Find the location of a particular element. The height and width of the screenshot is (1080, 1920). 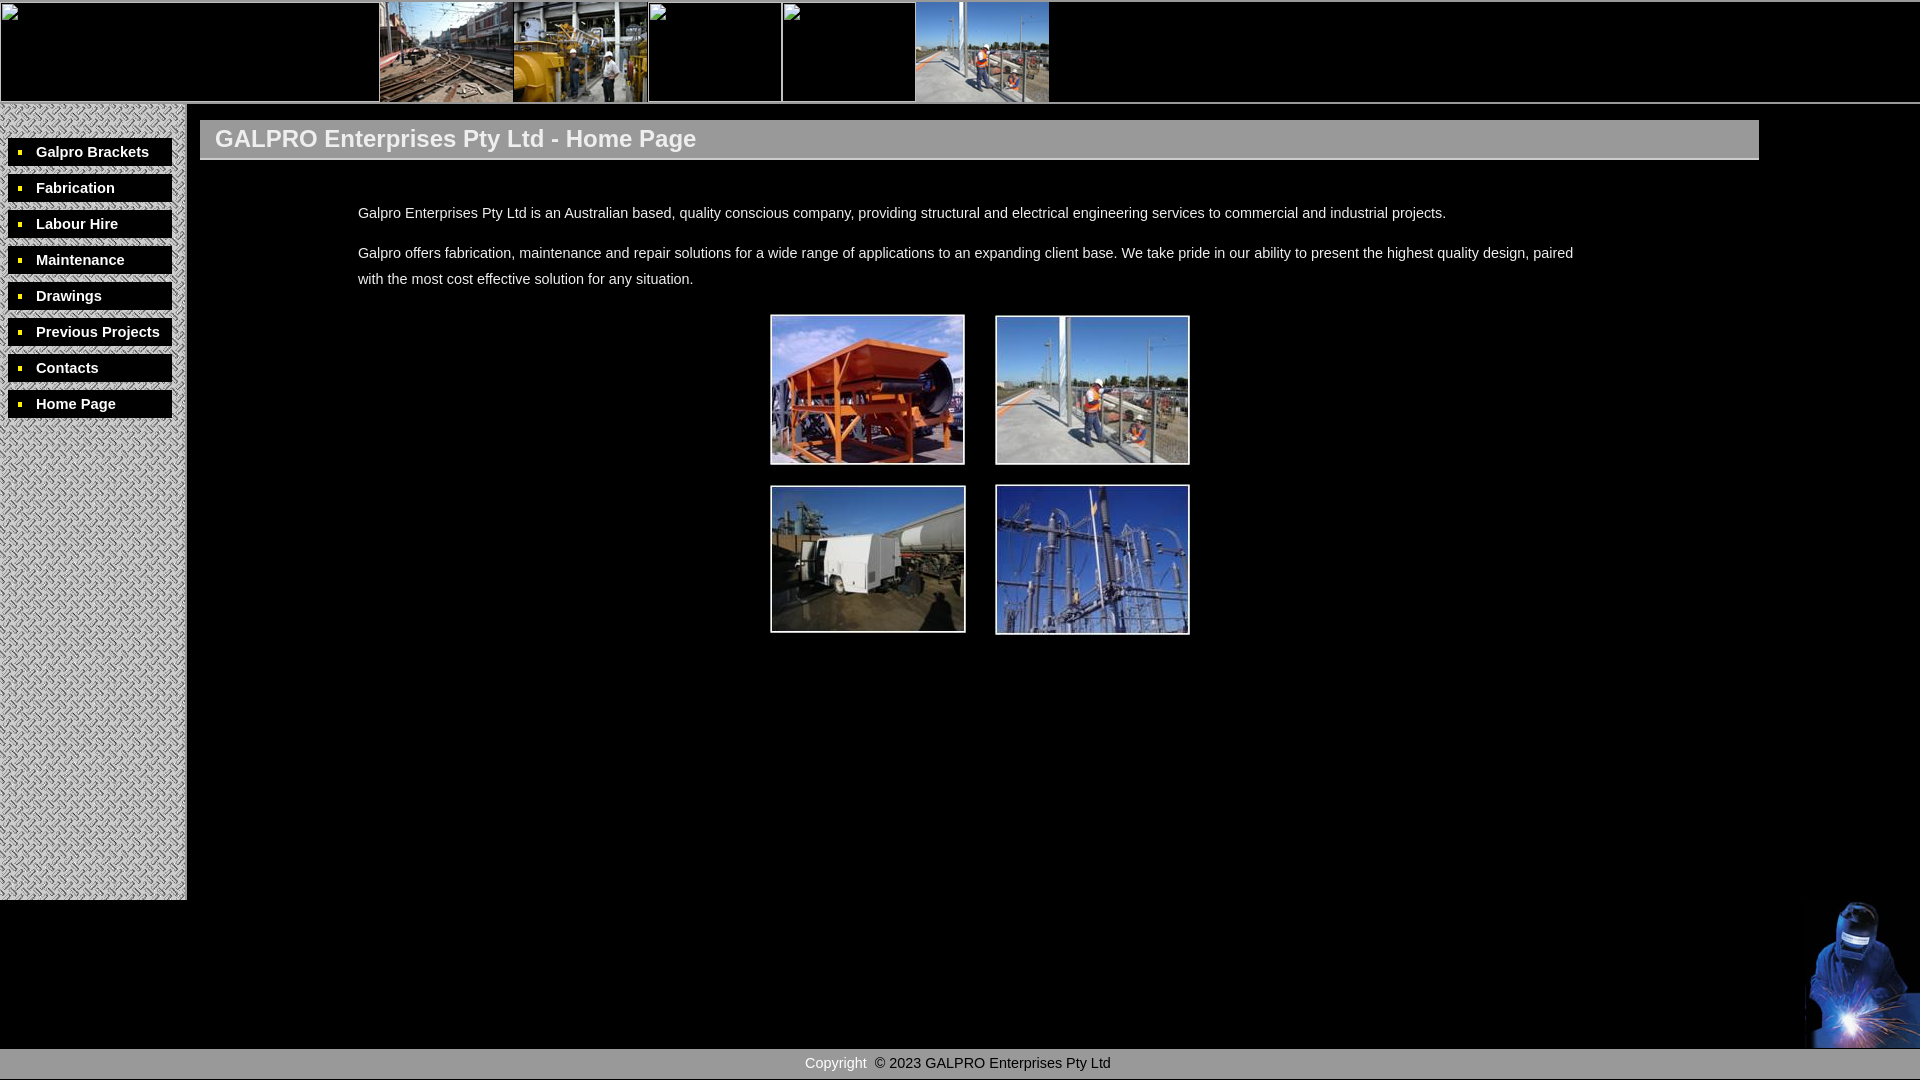

'Galpro Brackets' is located at coordinates (89, 150).